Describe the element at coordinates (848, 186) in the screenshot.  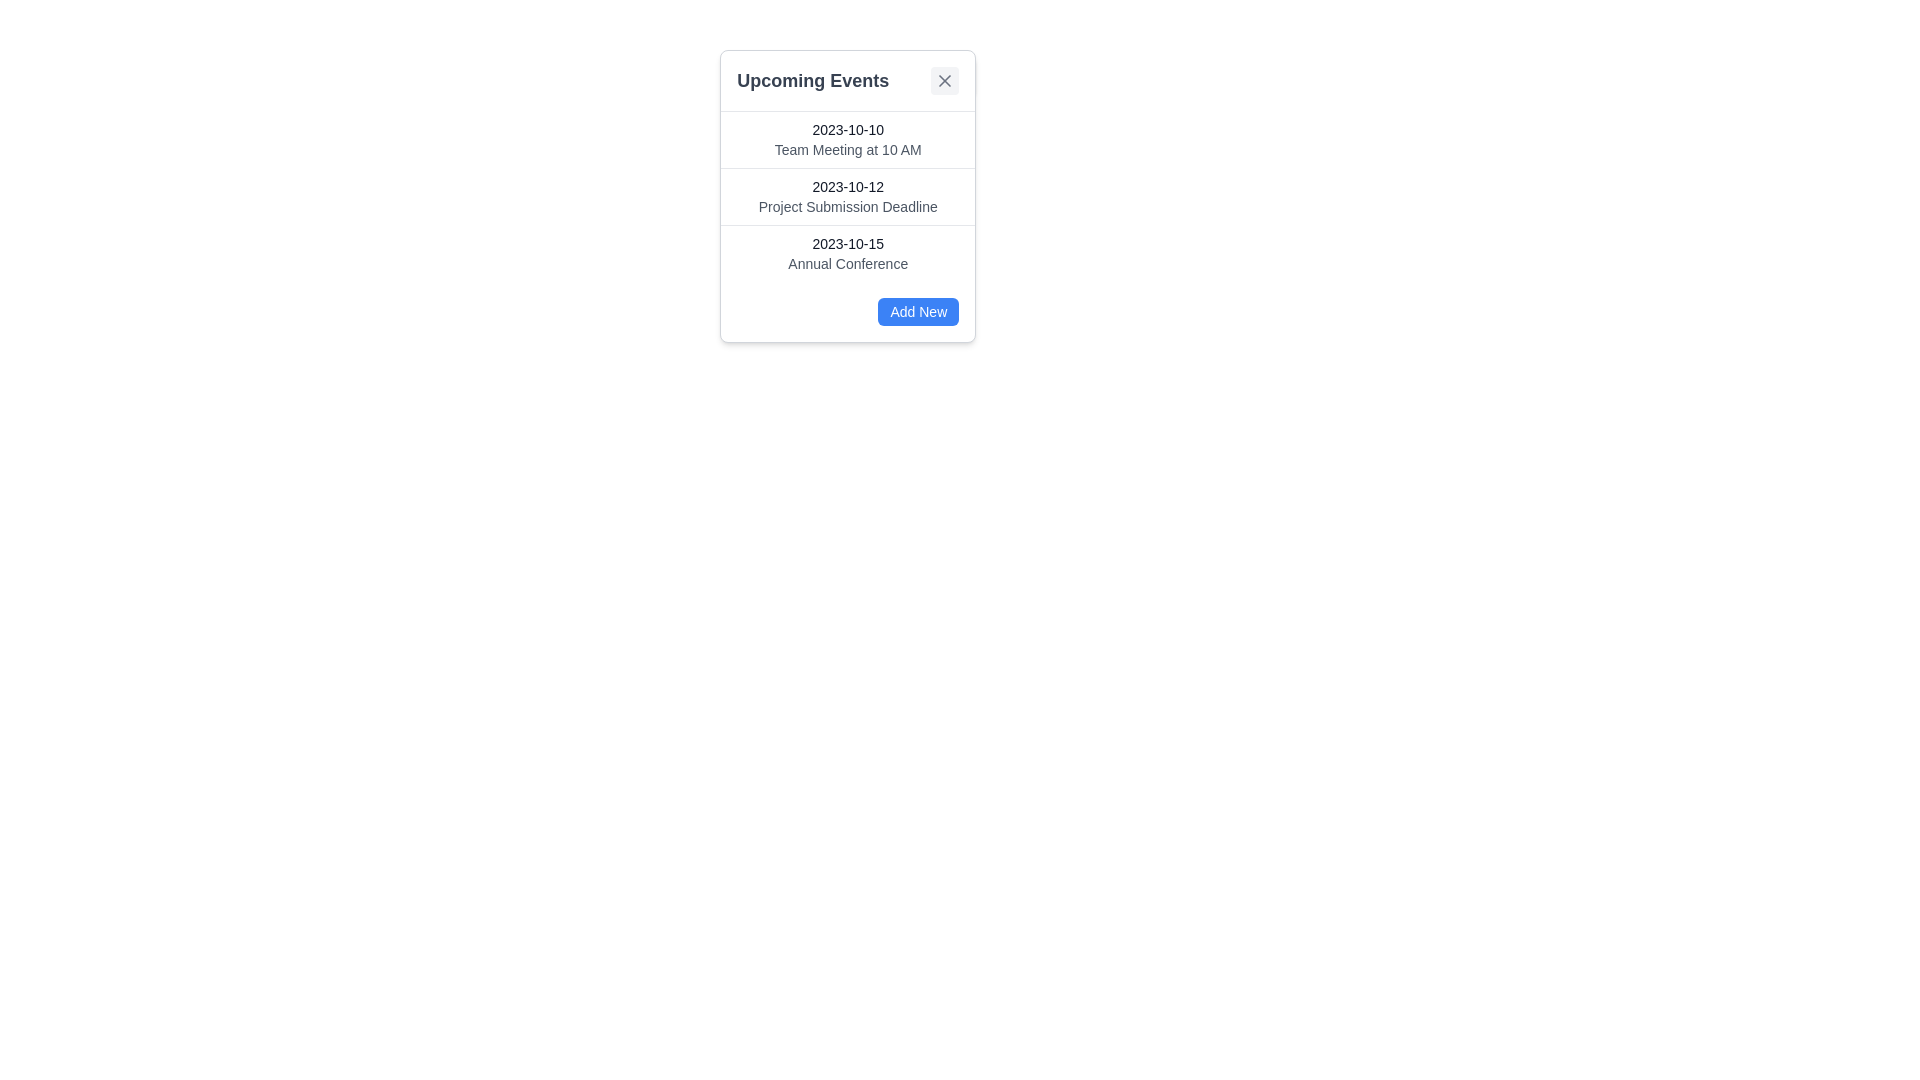
I see `the static text label that indicates the event date above the 'Project Submission Deadline' text in the second entry of the 'Upcoming Events' panel` at that location.